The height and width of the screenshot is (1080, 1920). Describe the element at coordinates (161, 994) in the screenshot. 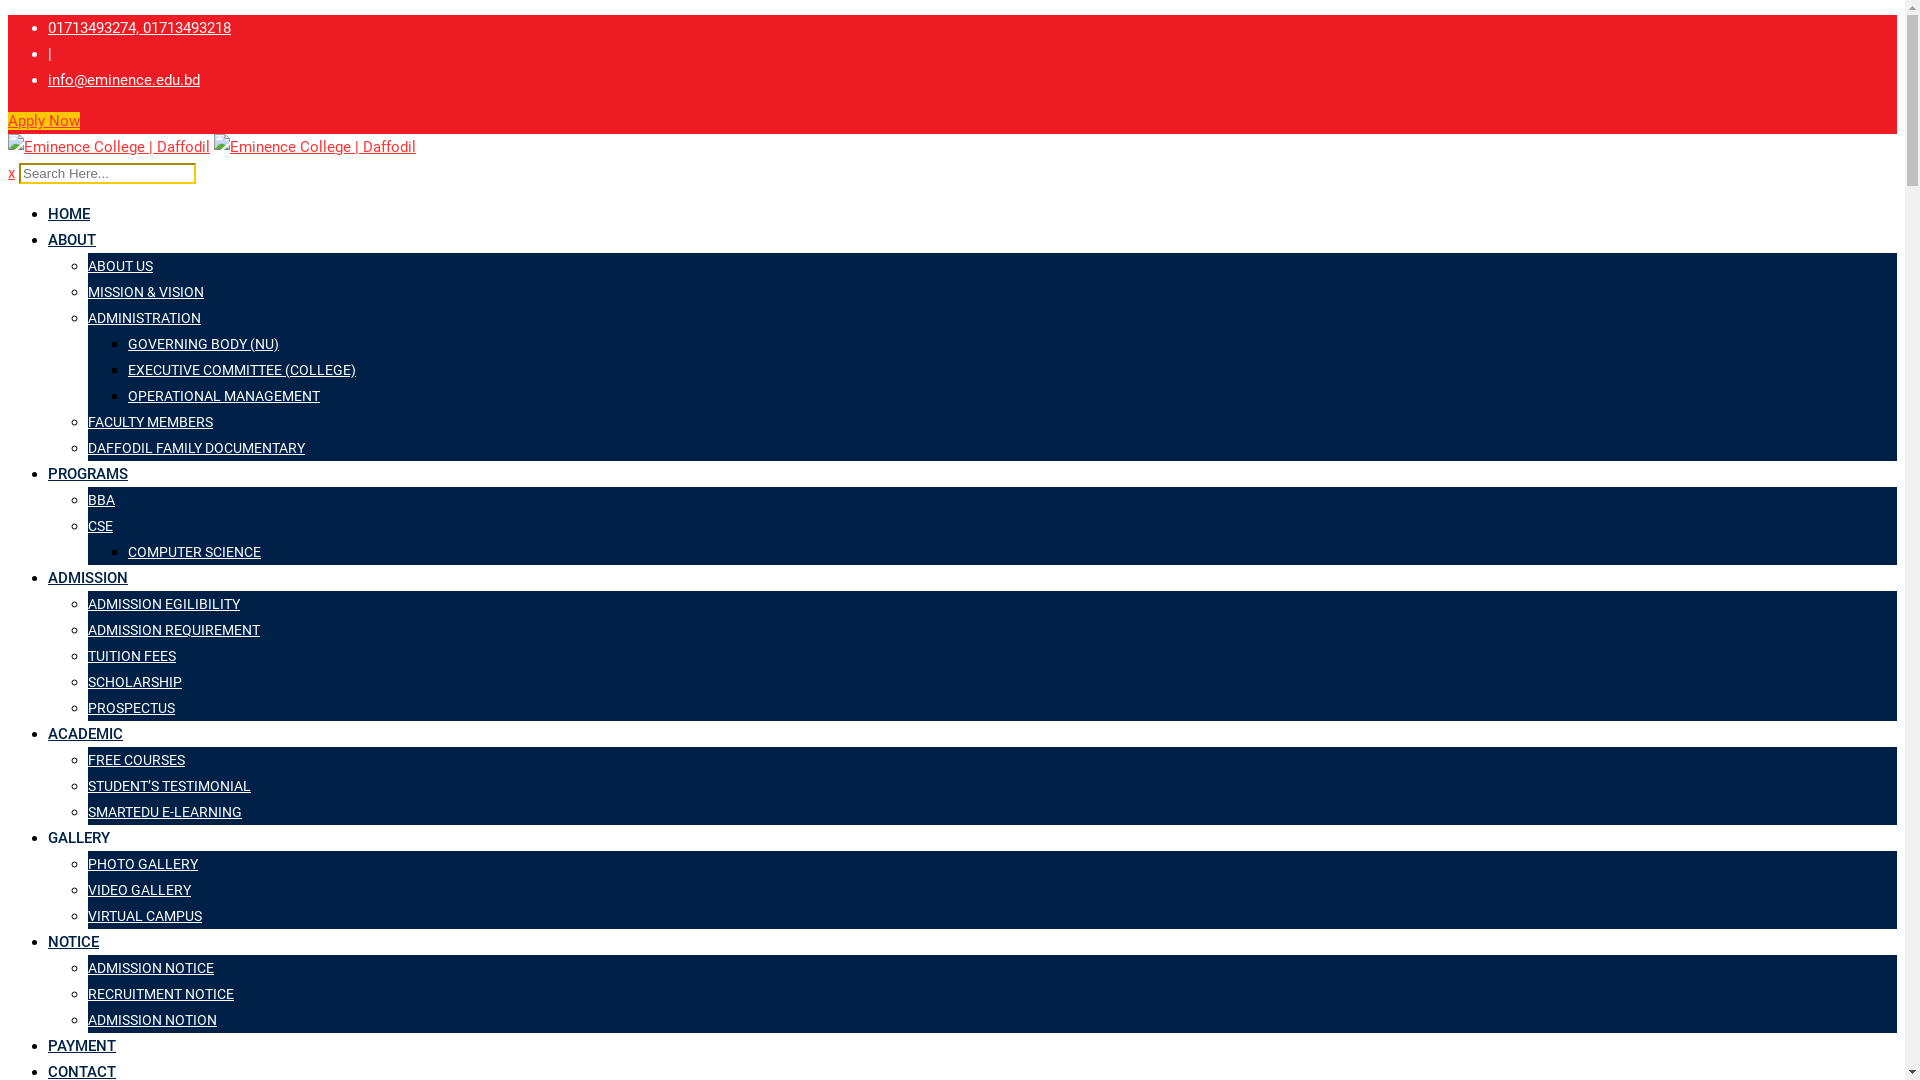

I see `'RECRUITMENT NOTICE'` at that location.